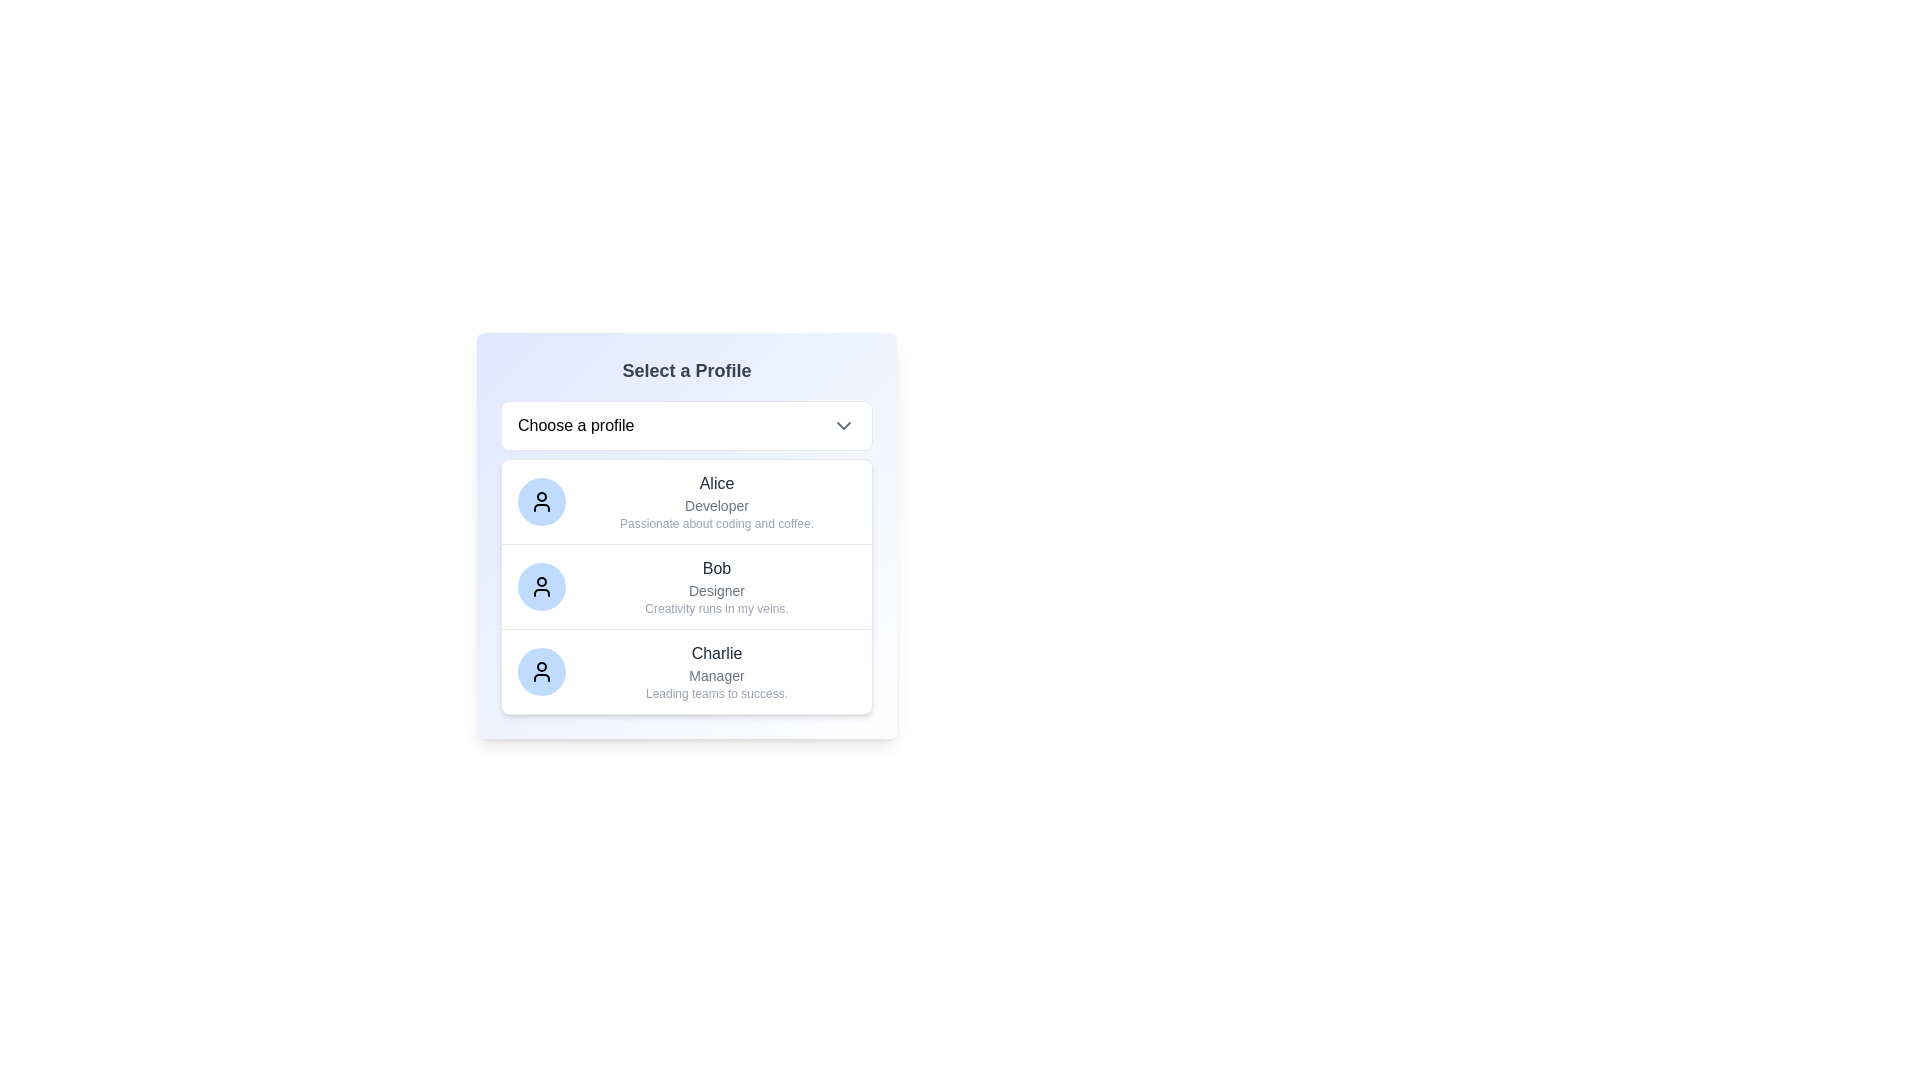  What do you see at coordinates (542, 671) in the screenshot?
I see `the circular user icon with a blue background located to the left of the text description for 'Charlie', 'Manager', and 'Leading teams to success.'` at bounding box center [542, 671].